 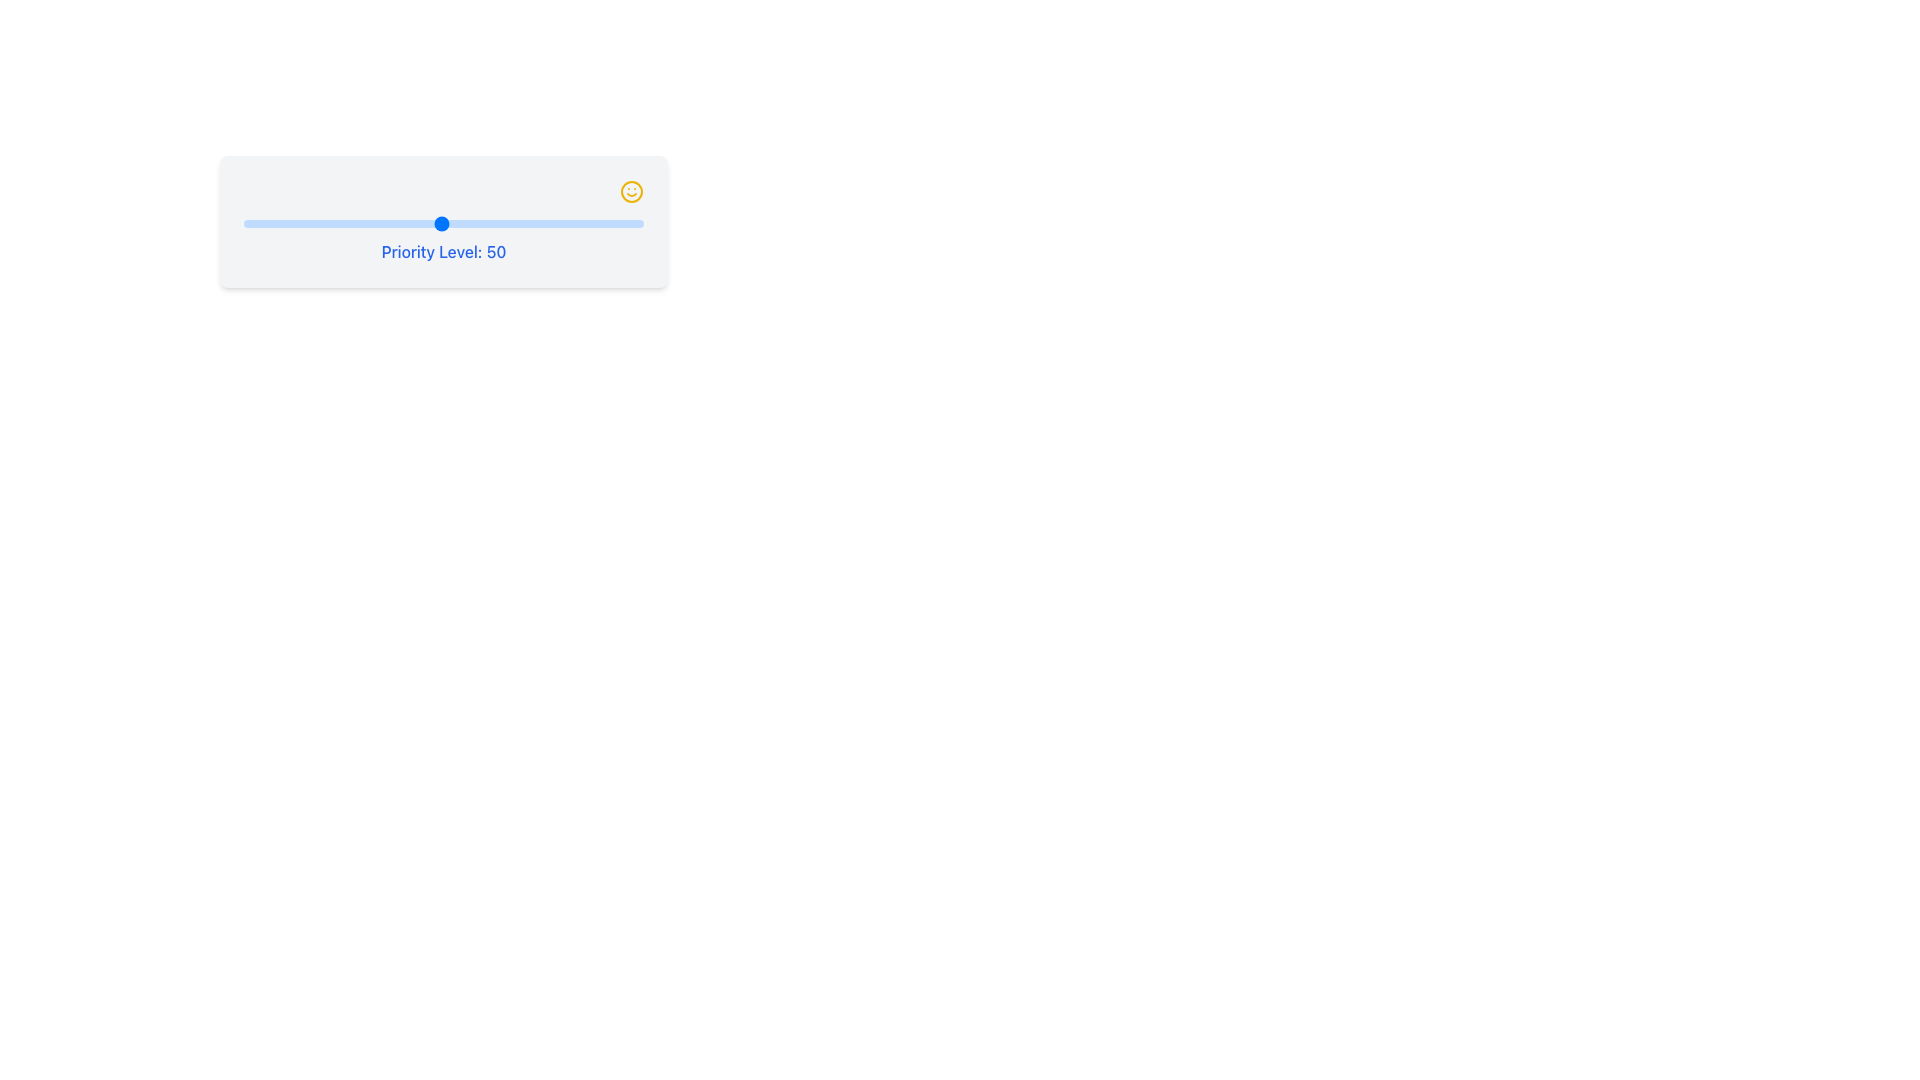 What do you see at coordinates (638, 223) in the screenshot?
I see `the priority level` at bounding box center [638, 223].